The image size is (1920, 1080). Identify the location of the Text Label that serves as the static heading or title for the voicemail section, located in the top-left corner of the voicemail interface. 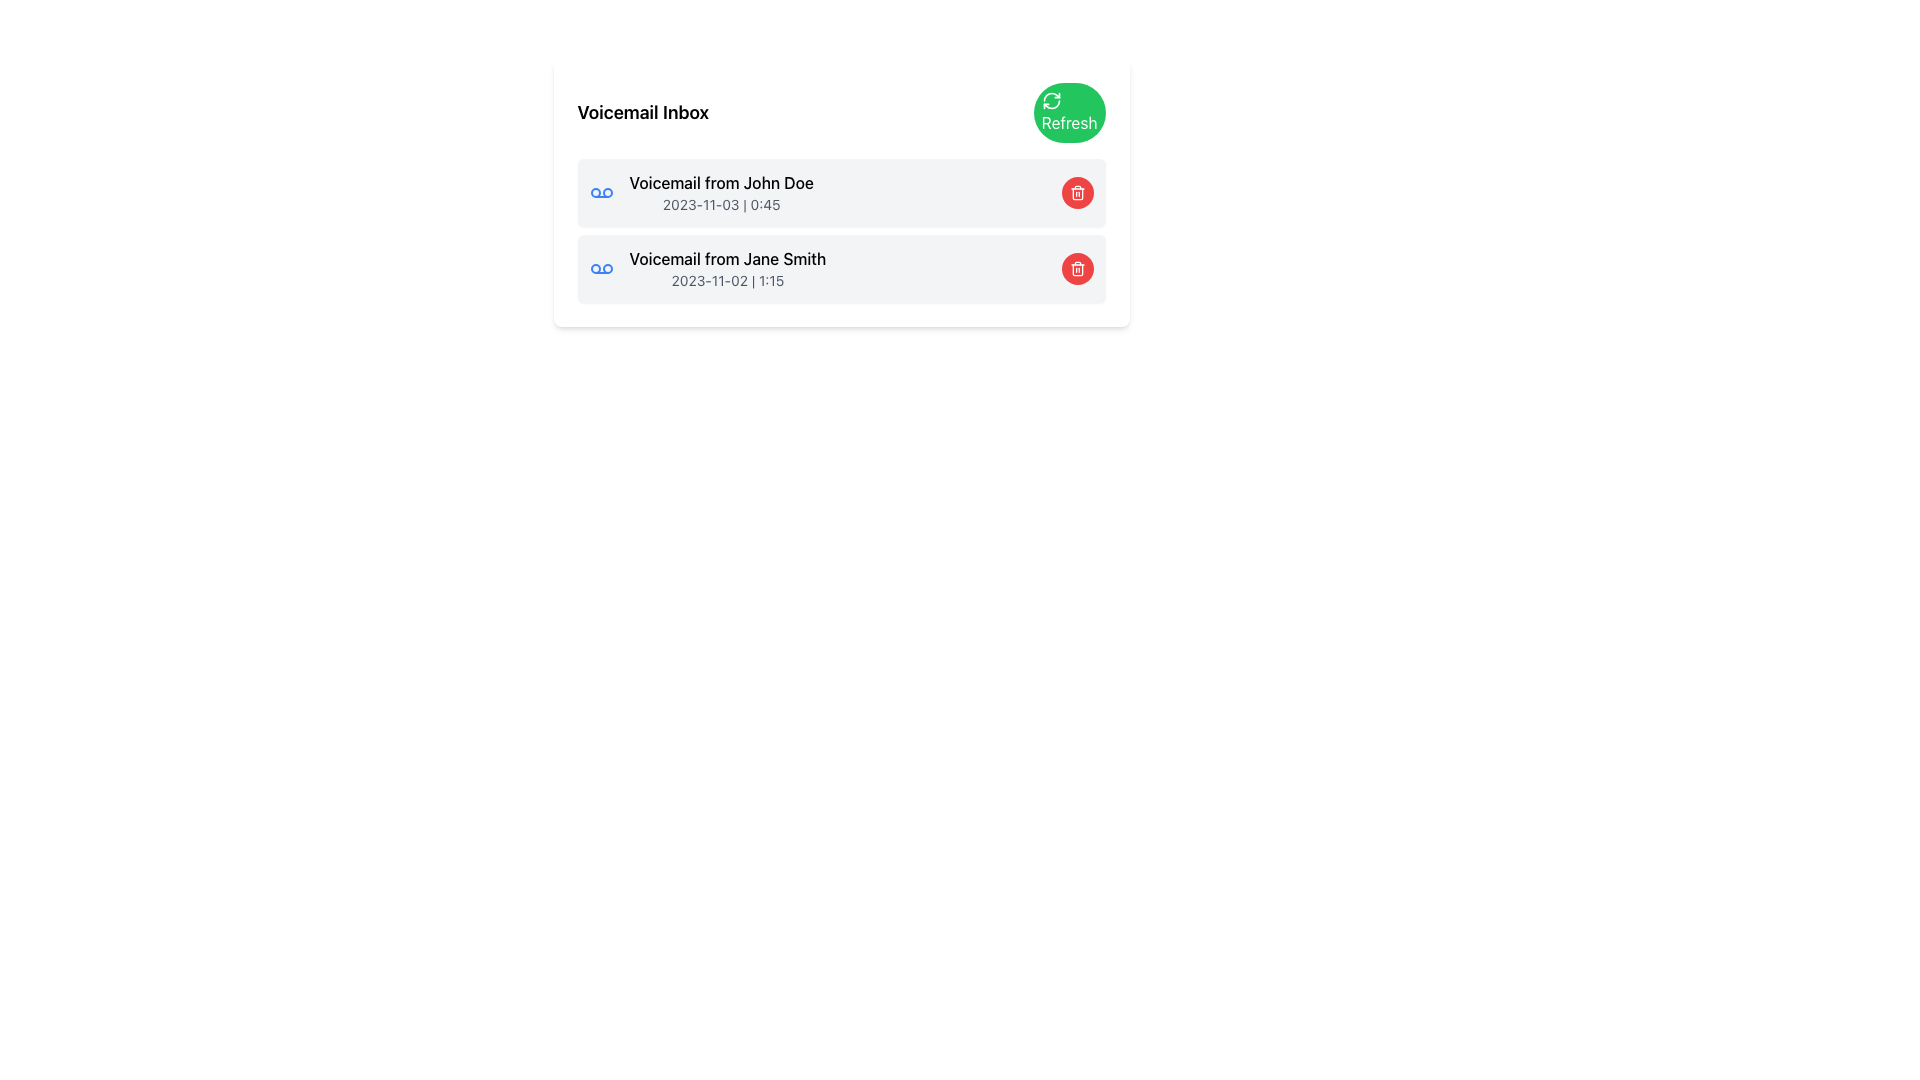
(643, 112).